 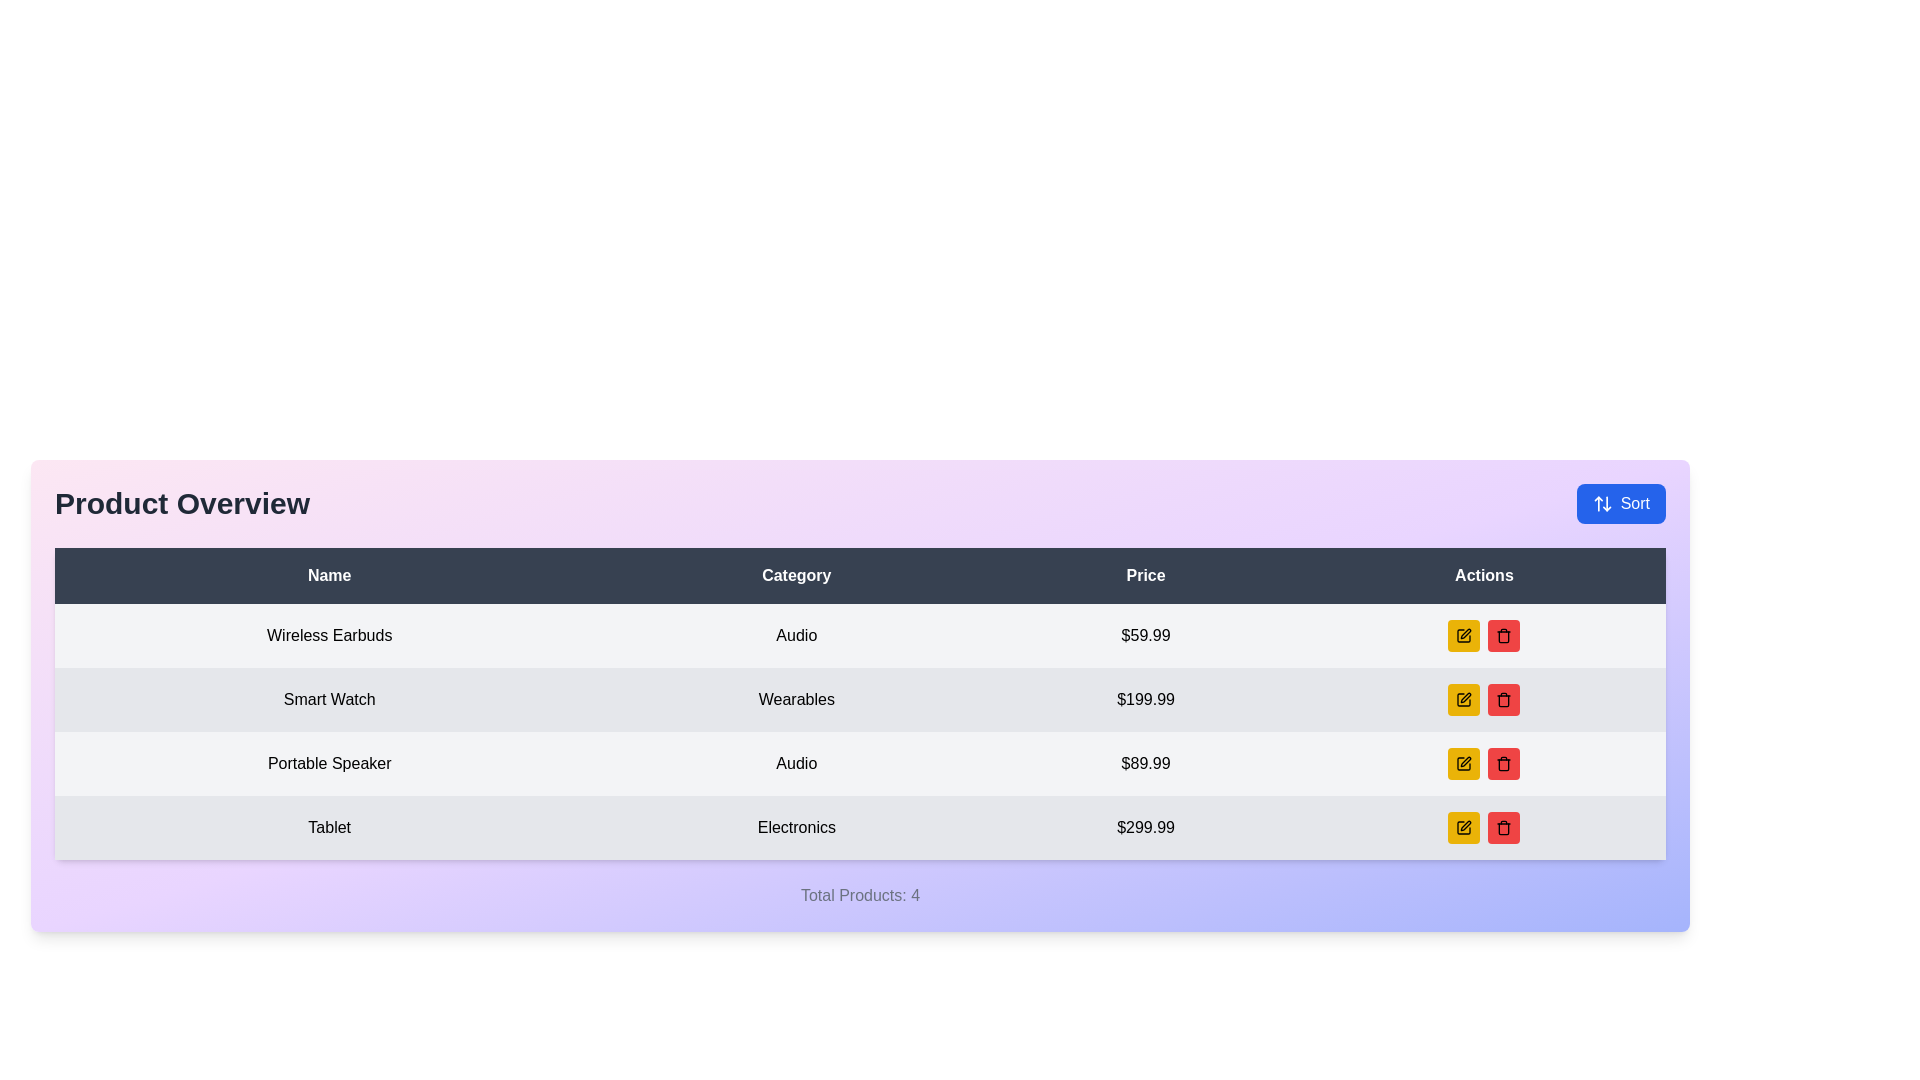 I want to click on the edit button in the 'Actions' column of the table next to the third row associated with the 'Portable Speaker' product, so click(x=1464, y=698).